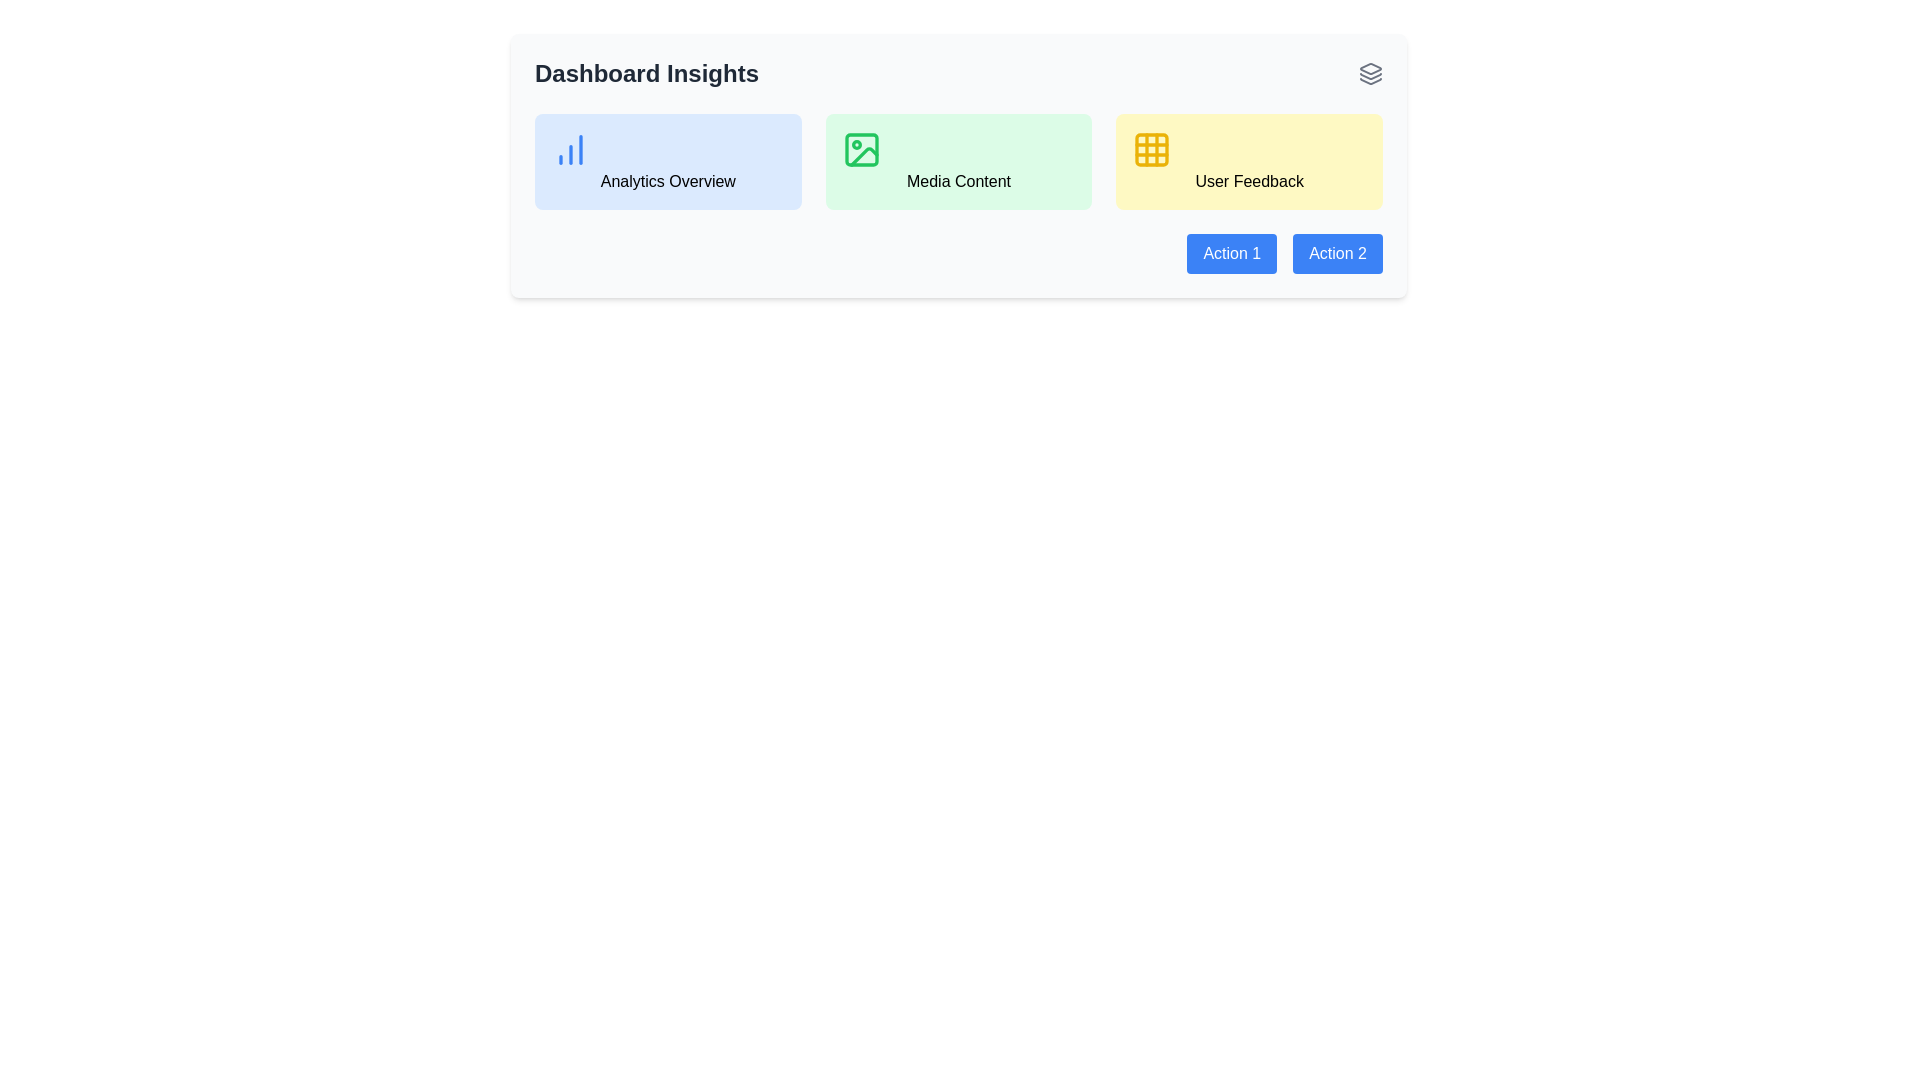 The width and height of the screenshot is (1920, 1080). Describe the element at coordinates (958, 161) in the screenshot. I see `the second card in the 'Dashboard Insights' section, which represents a feature related to media content` at that location.